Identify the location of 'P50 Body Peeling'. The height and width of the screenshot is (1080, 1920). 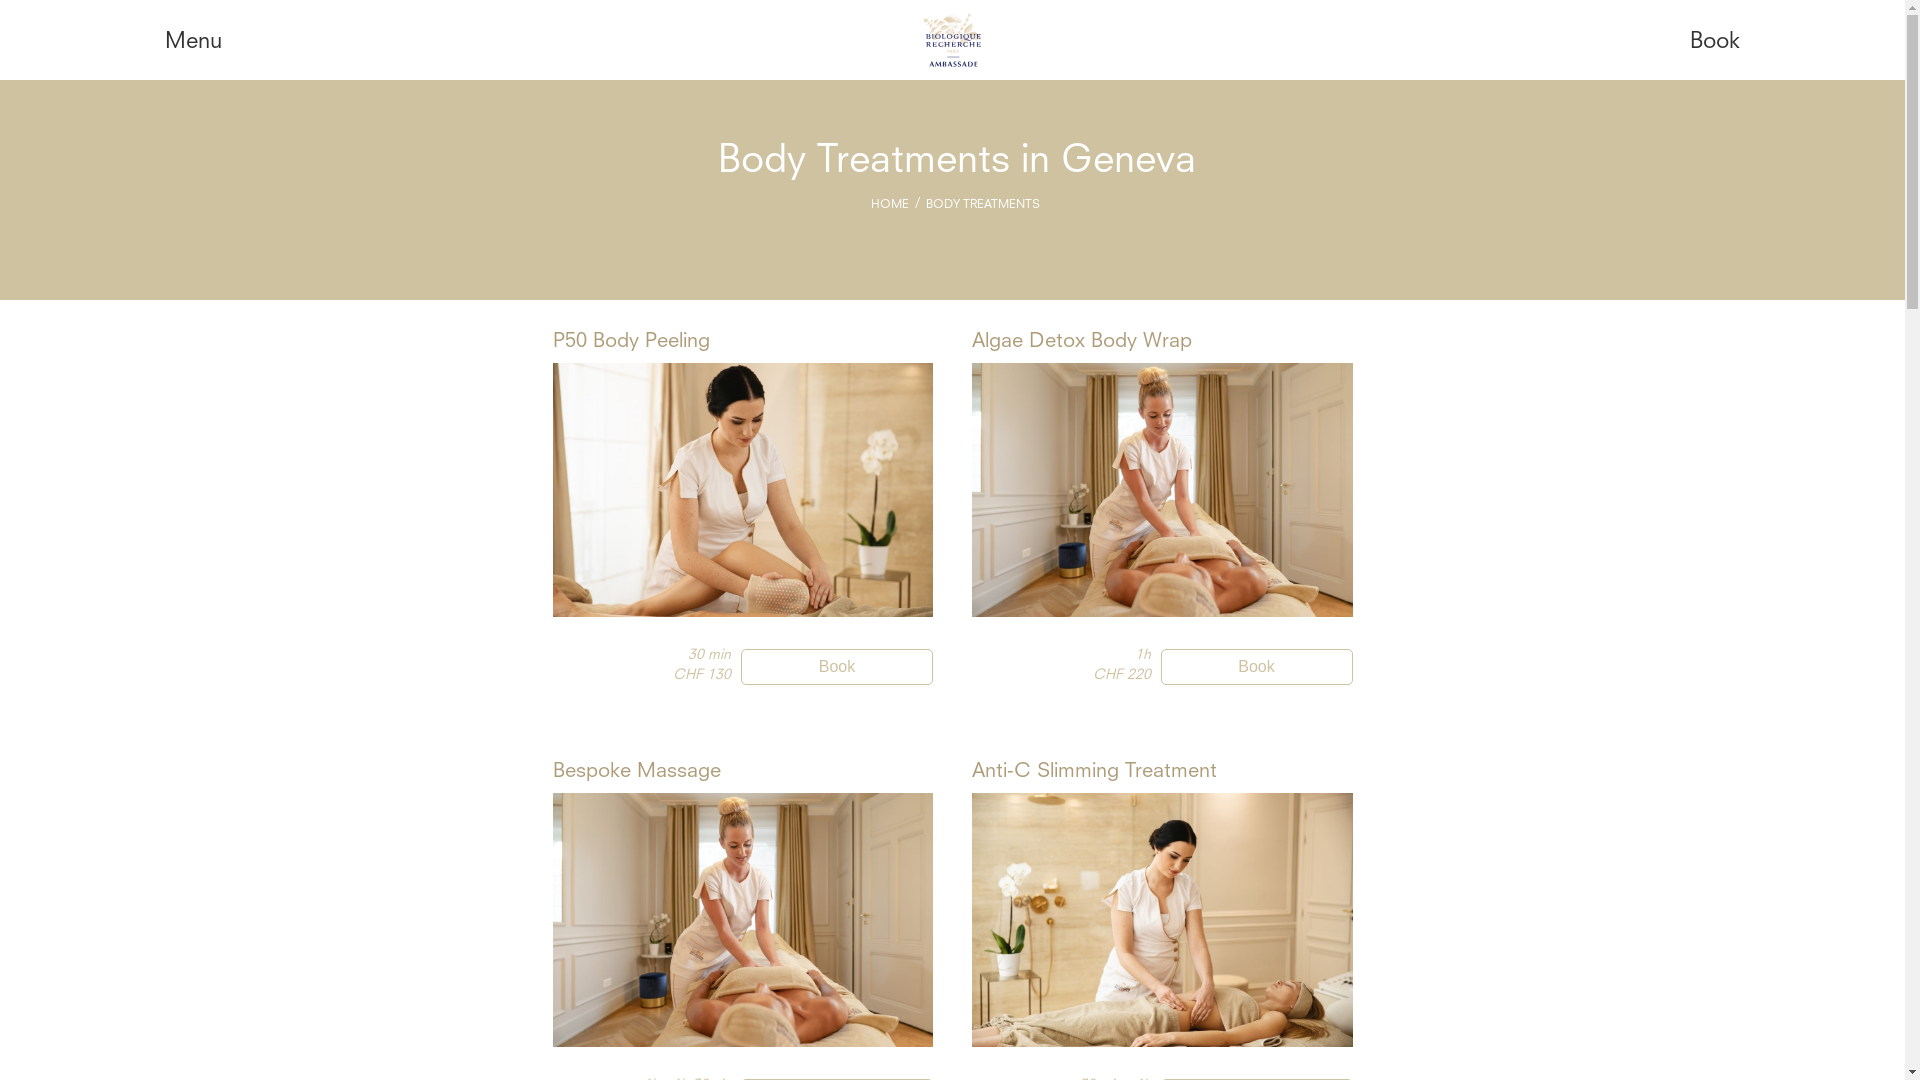
(629, 341).